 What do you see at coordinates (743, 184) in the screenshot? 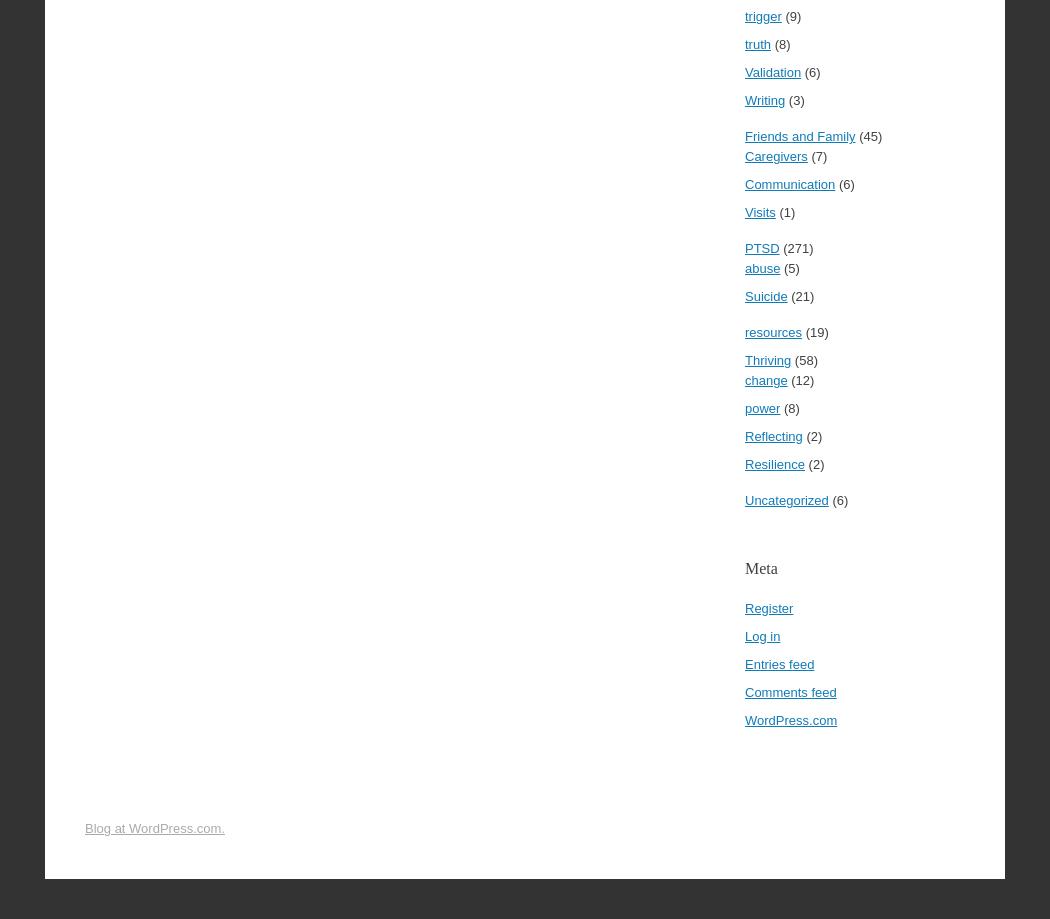
I see `'Communication'` at bounding box center [743, 184].